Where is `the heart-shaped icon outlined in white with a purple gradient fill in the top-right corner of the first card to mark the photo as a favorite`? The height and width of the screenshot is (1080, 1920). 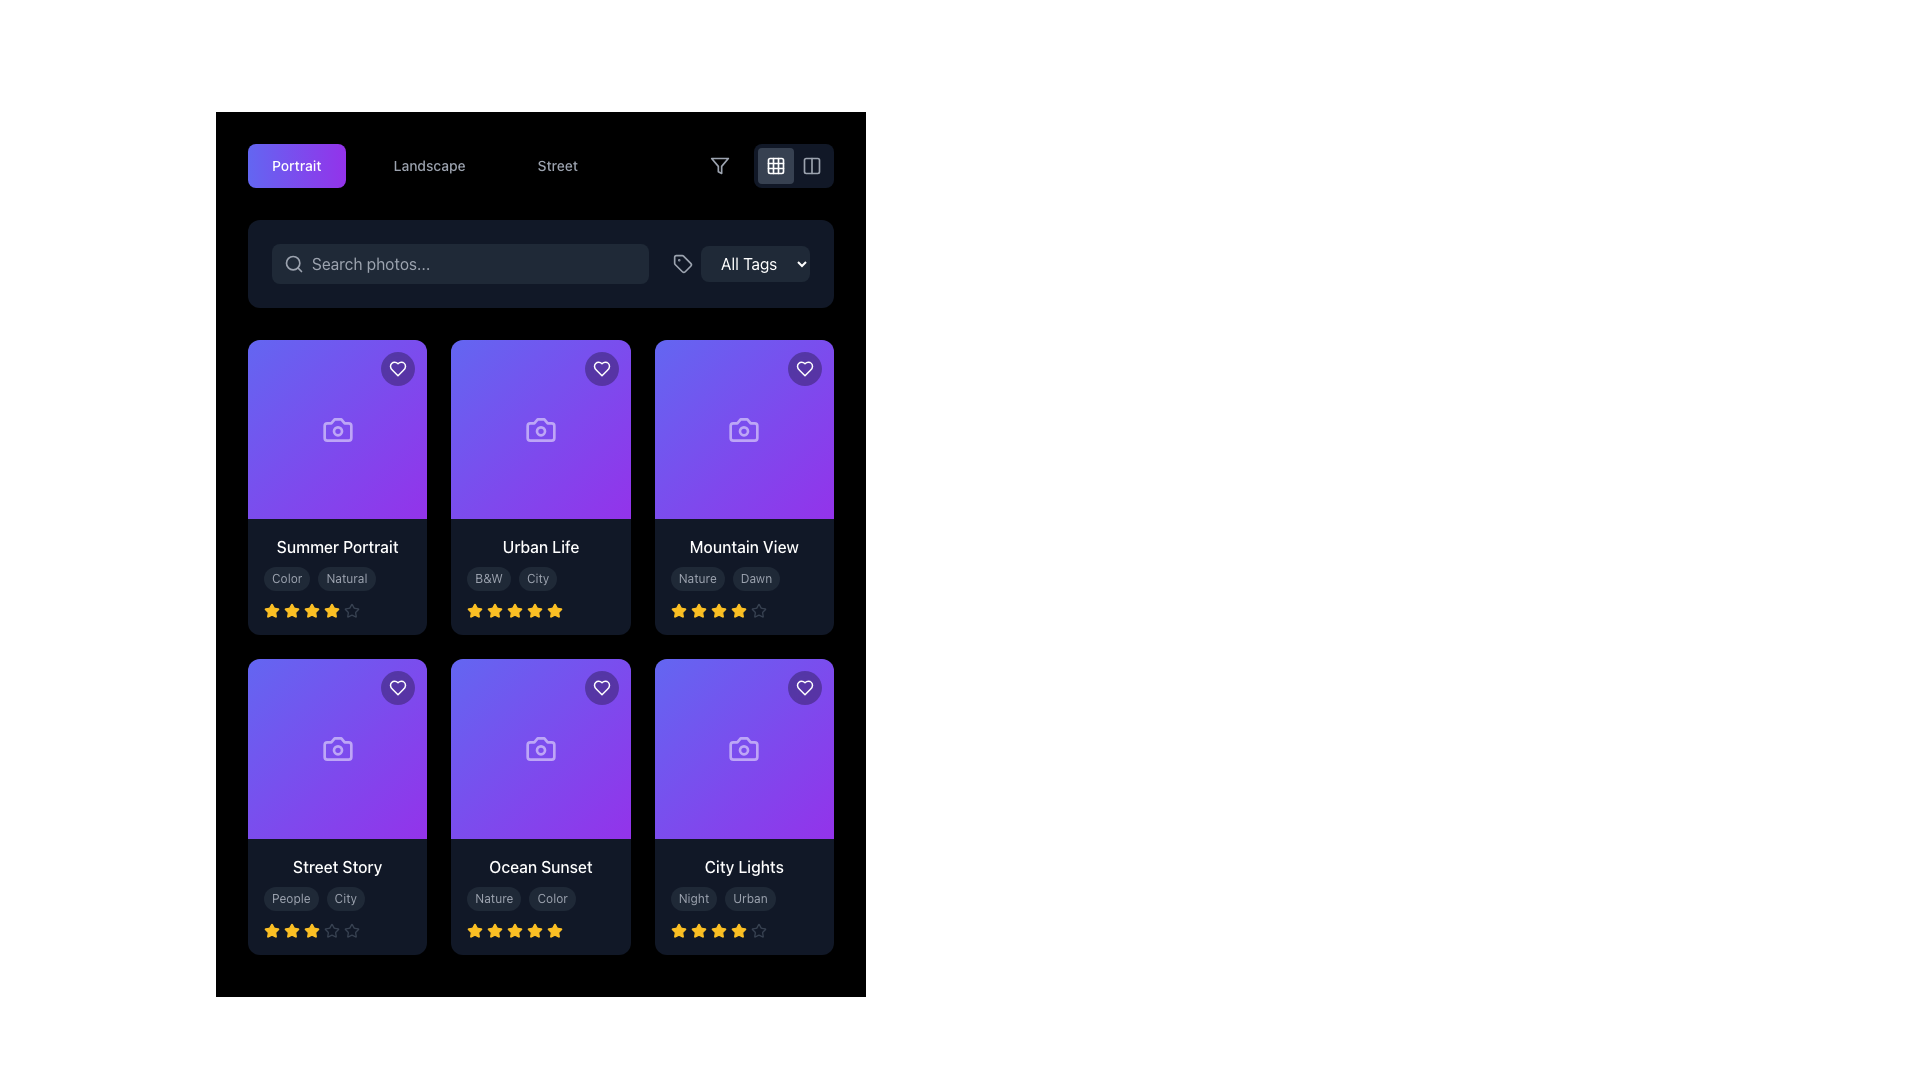
the heart-shaped icon outlined in white with a purple gradient fill in the top-right corner of the first card to mark the photo as a favorite is located at coordinates (398, 369).